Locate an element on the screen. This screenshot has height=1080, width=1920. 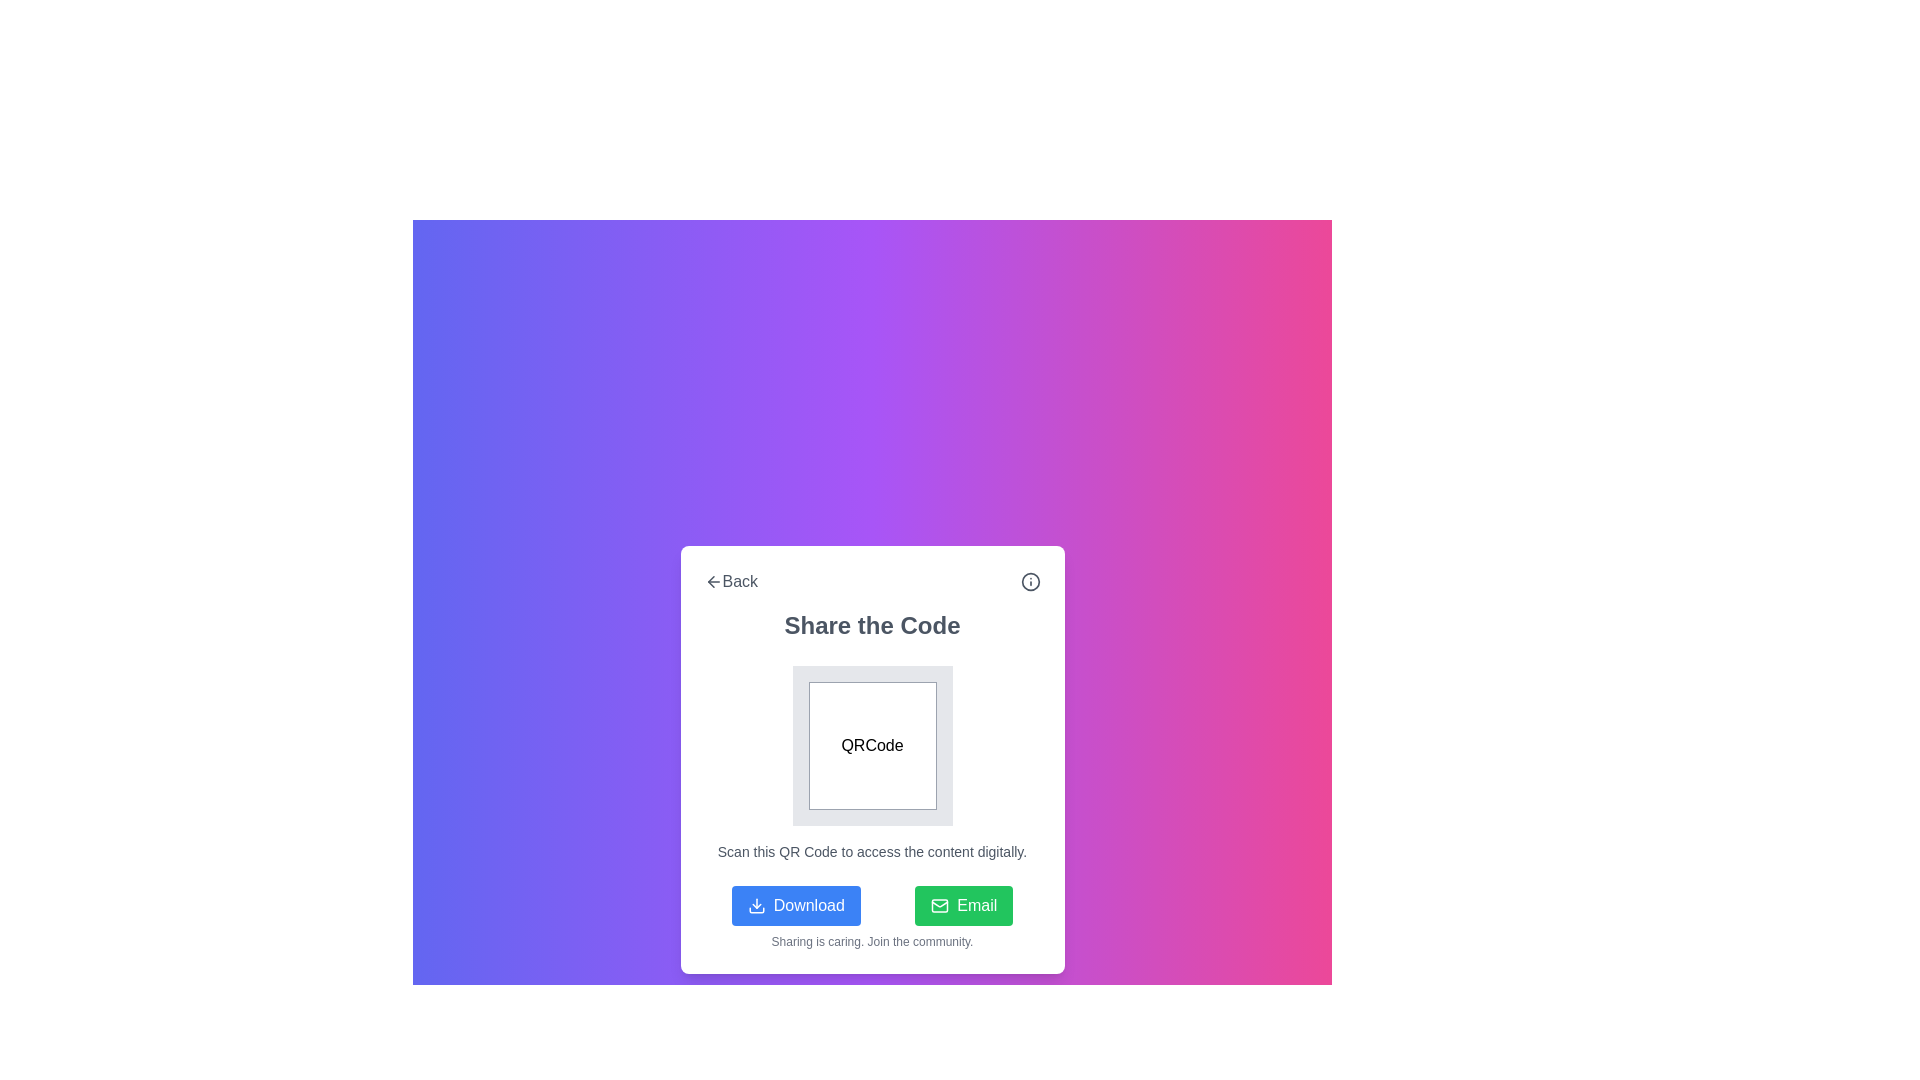
the round gray icon with a thin outline and centered dot located at the top-right corner of the header section, to the right of the 'Back' button, for more information is located at coordinates (1030, 582).